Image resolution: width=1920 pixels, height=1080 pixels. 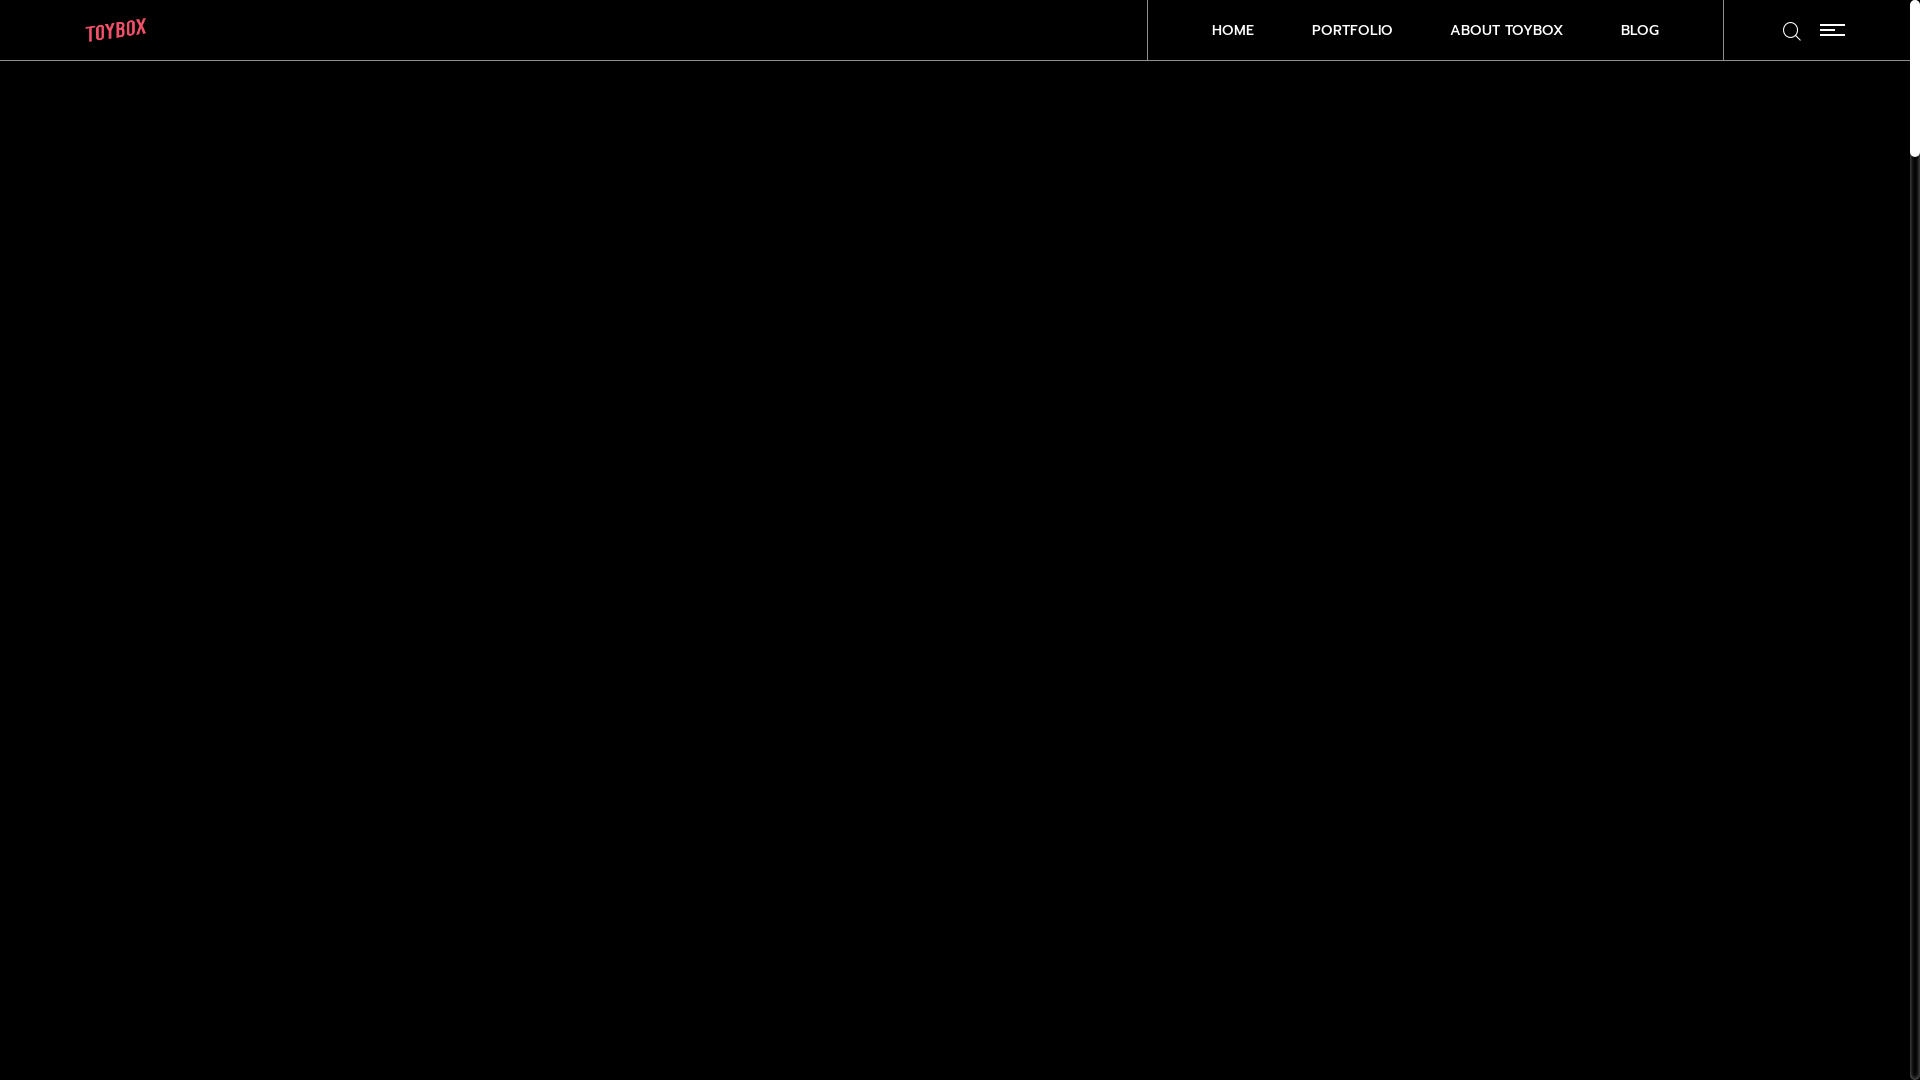 What do you see at coordinates (1506, 30) in the screenshot?
I see `'ABOUT TOYBOX'` at bounding box center [1506, 30].